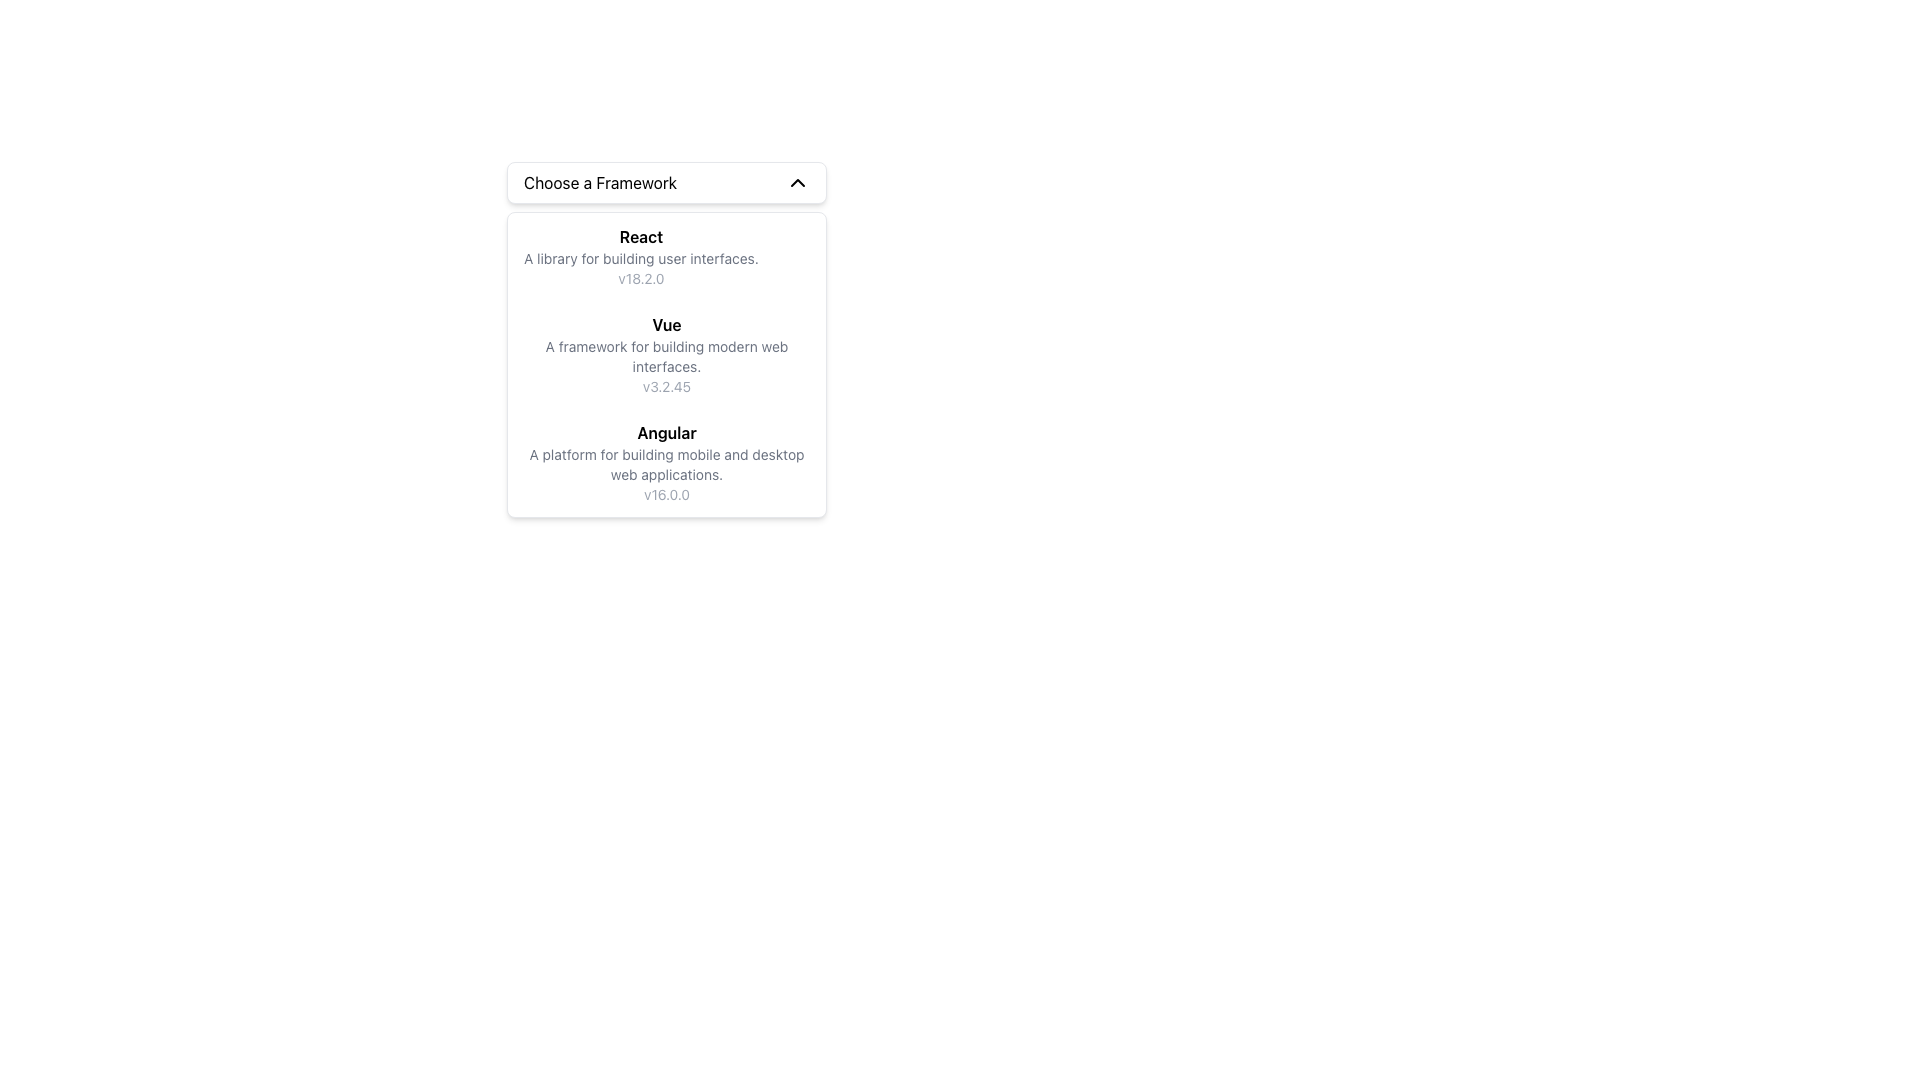 Image resolution: width=1920 pixels, height=1080 pixels. I want to click on the informational text reading 'A framework for building modern web interfaces.' which is styled in gray and positioned below the heading 'Vue' in the dropdown menu, so click(667, 356).